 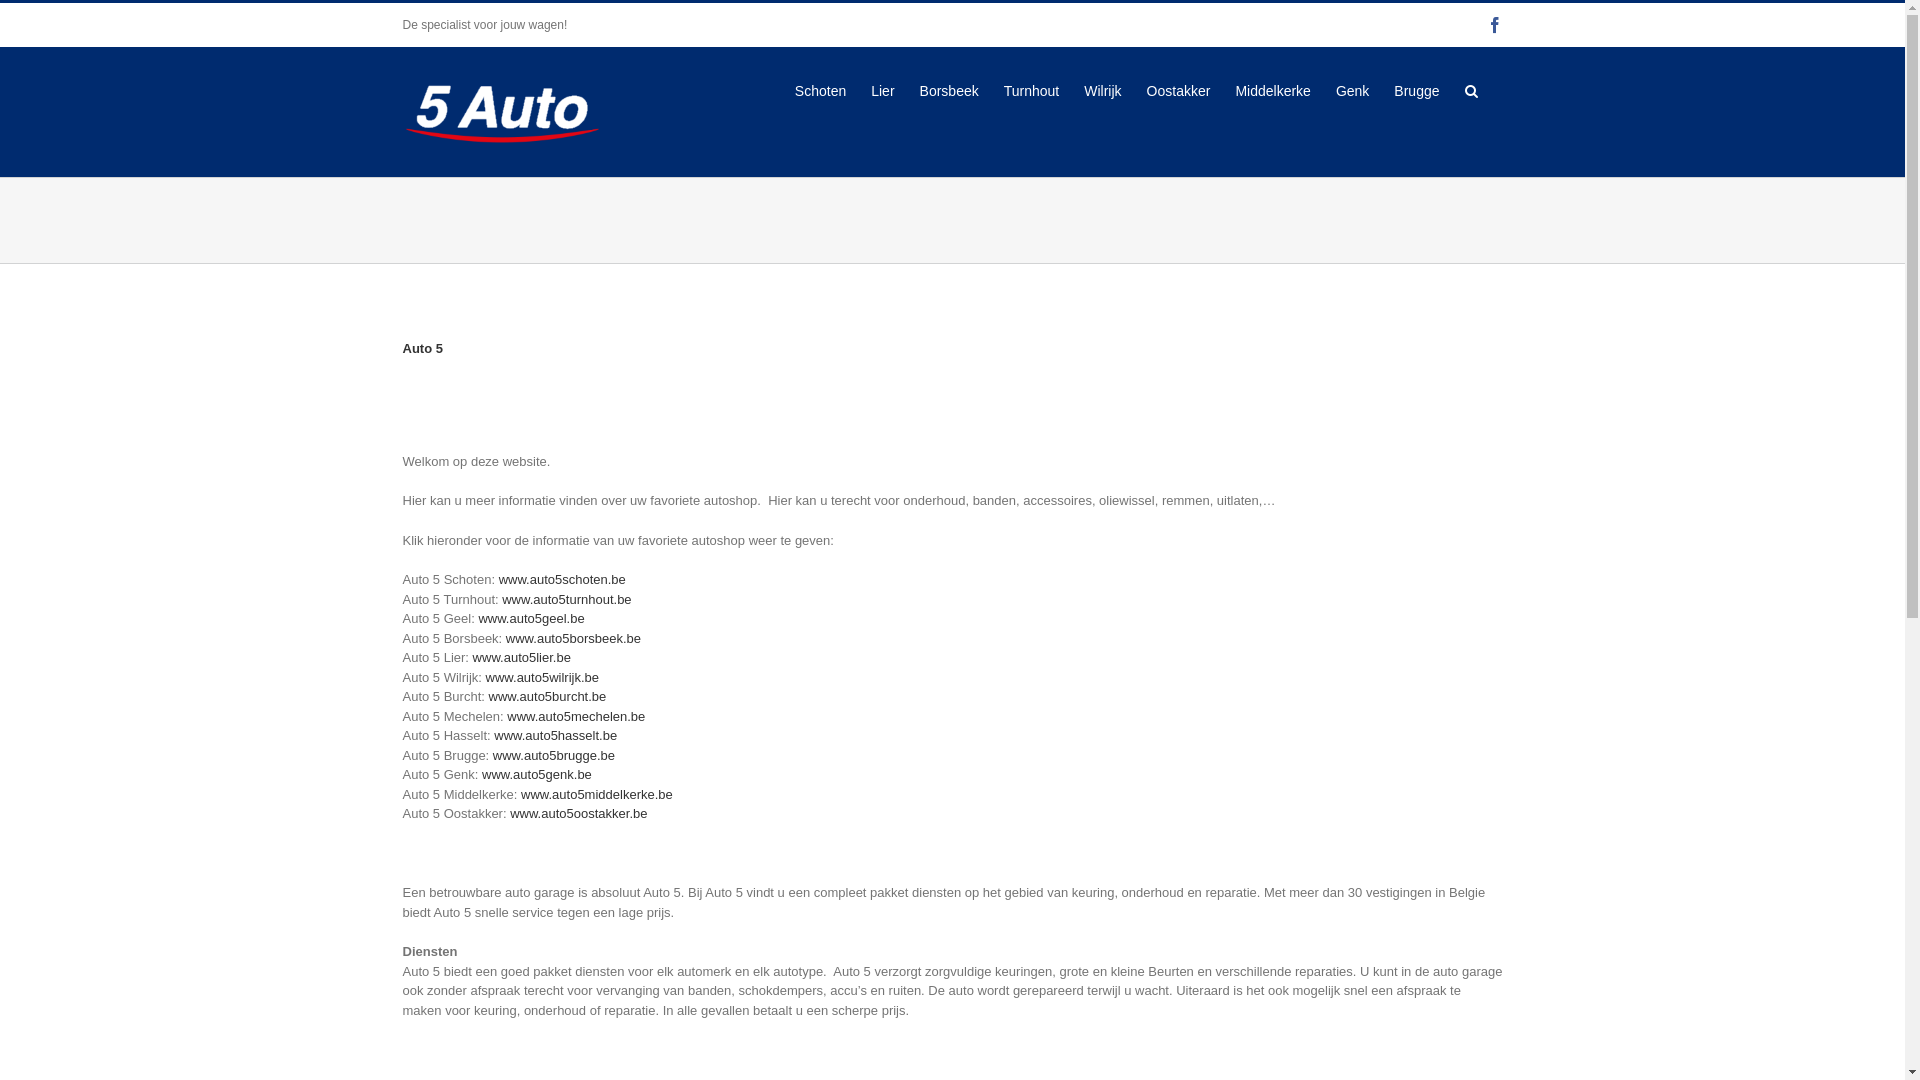 What do you see at coordinates (572, 637) in the screenshot?
I see `'www.auto5borsbeek.be'` at bounding box center [572, 637].